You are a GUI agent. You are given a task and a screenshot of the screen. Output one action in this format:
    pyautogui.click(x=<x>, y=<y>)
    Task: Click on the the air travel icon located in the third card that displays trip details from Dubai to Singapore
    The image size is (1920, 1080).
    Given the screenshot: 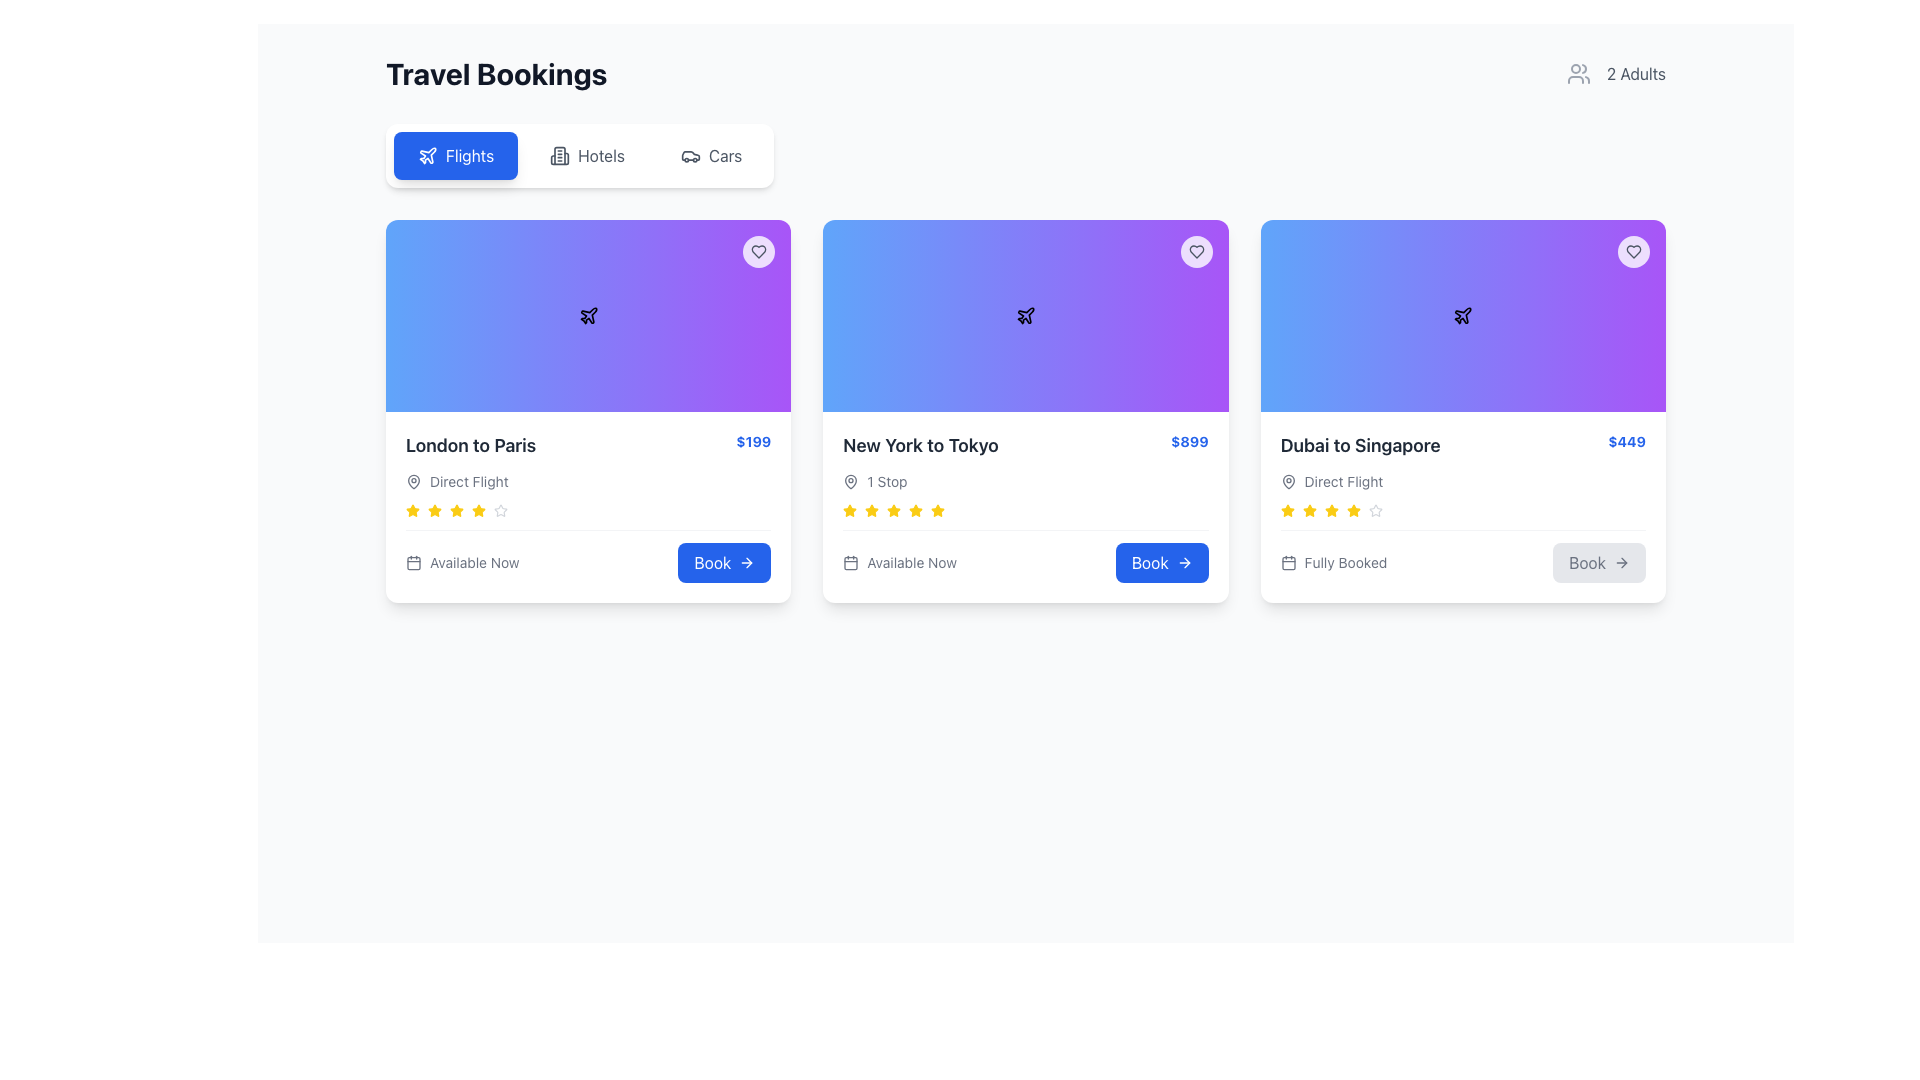 What is the action you would take?
    pyautogui.click(x=1463, y=315)
    